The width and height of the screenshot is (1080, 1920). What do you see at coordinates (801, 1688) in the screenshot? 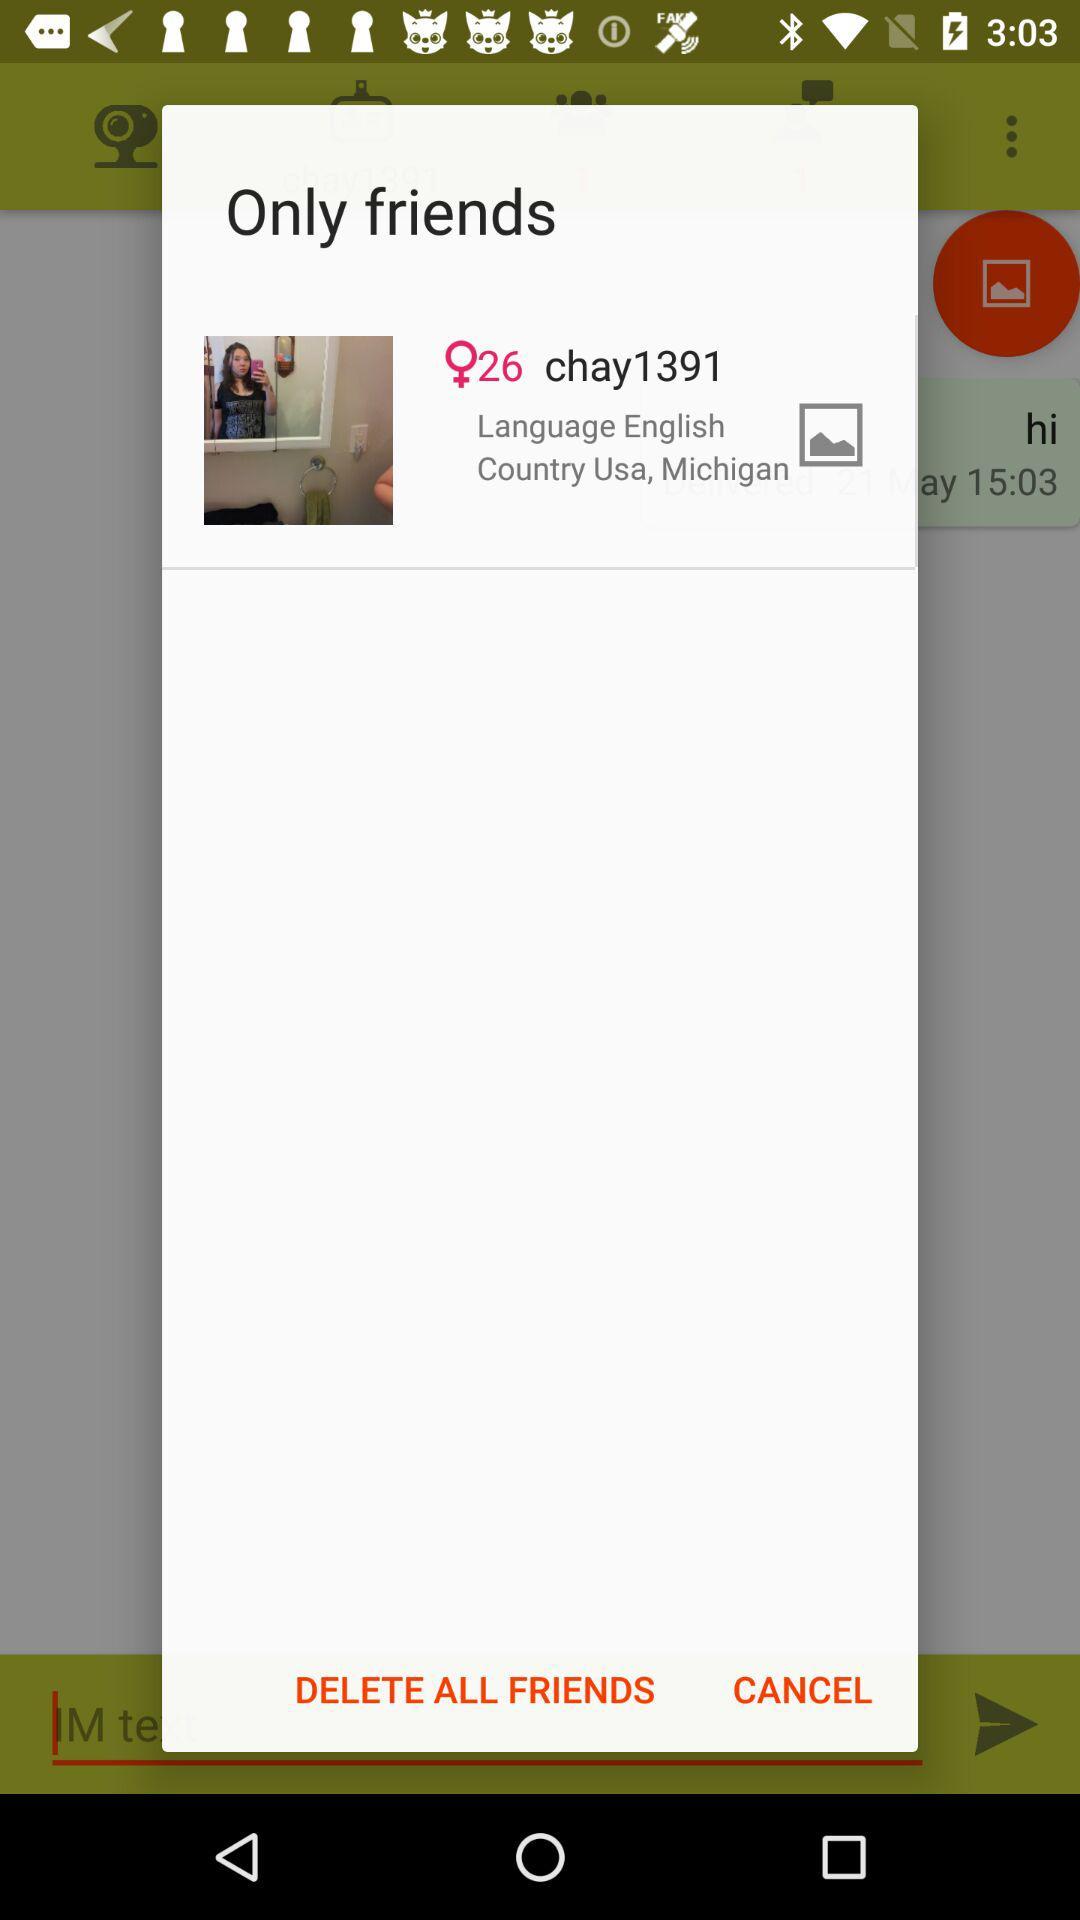
I see `cancel` at bounding box center [801, 1688].